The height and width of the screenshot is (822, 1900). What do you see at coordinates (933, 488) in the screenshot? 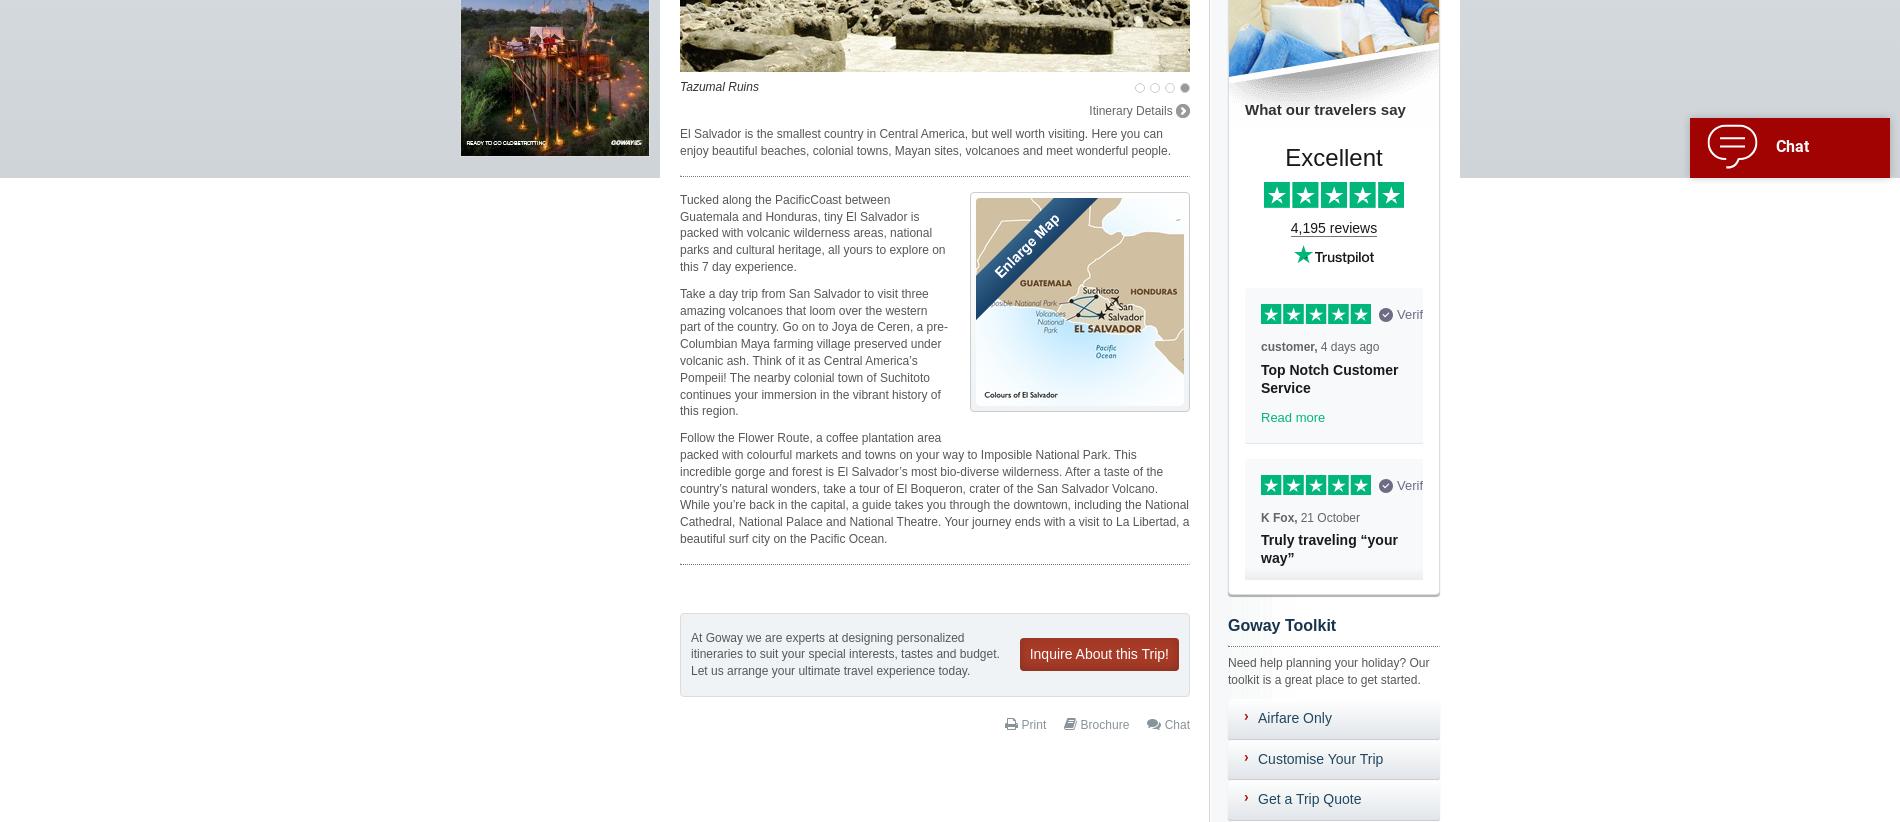
I see `'Follow the Flower Route, a coffee plantation area packed with colourful markets and towns on your way to Imposible National Park. This incredible gorge and forest is El Salvador’s most bio-diverse wilderness. After a taste of the country’s natural wonders, take a tour of El Boqueron, crater of the San Salvador Volcano. While you’re back in the capital, a guide takes you through the downtown, including the National Cathedral, National Palace and National Theatre. Your journey ends with a visit to La Libertad, a beautiful surf city on the Pacific Ocean.'` at bounding box center [933, 488].